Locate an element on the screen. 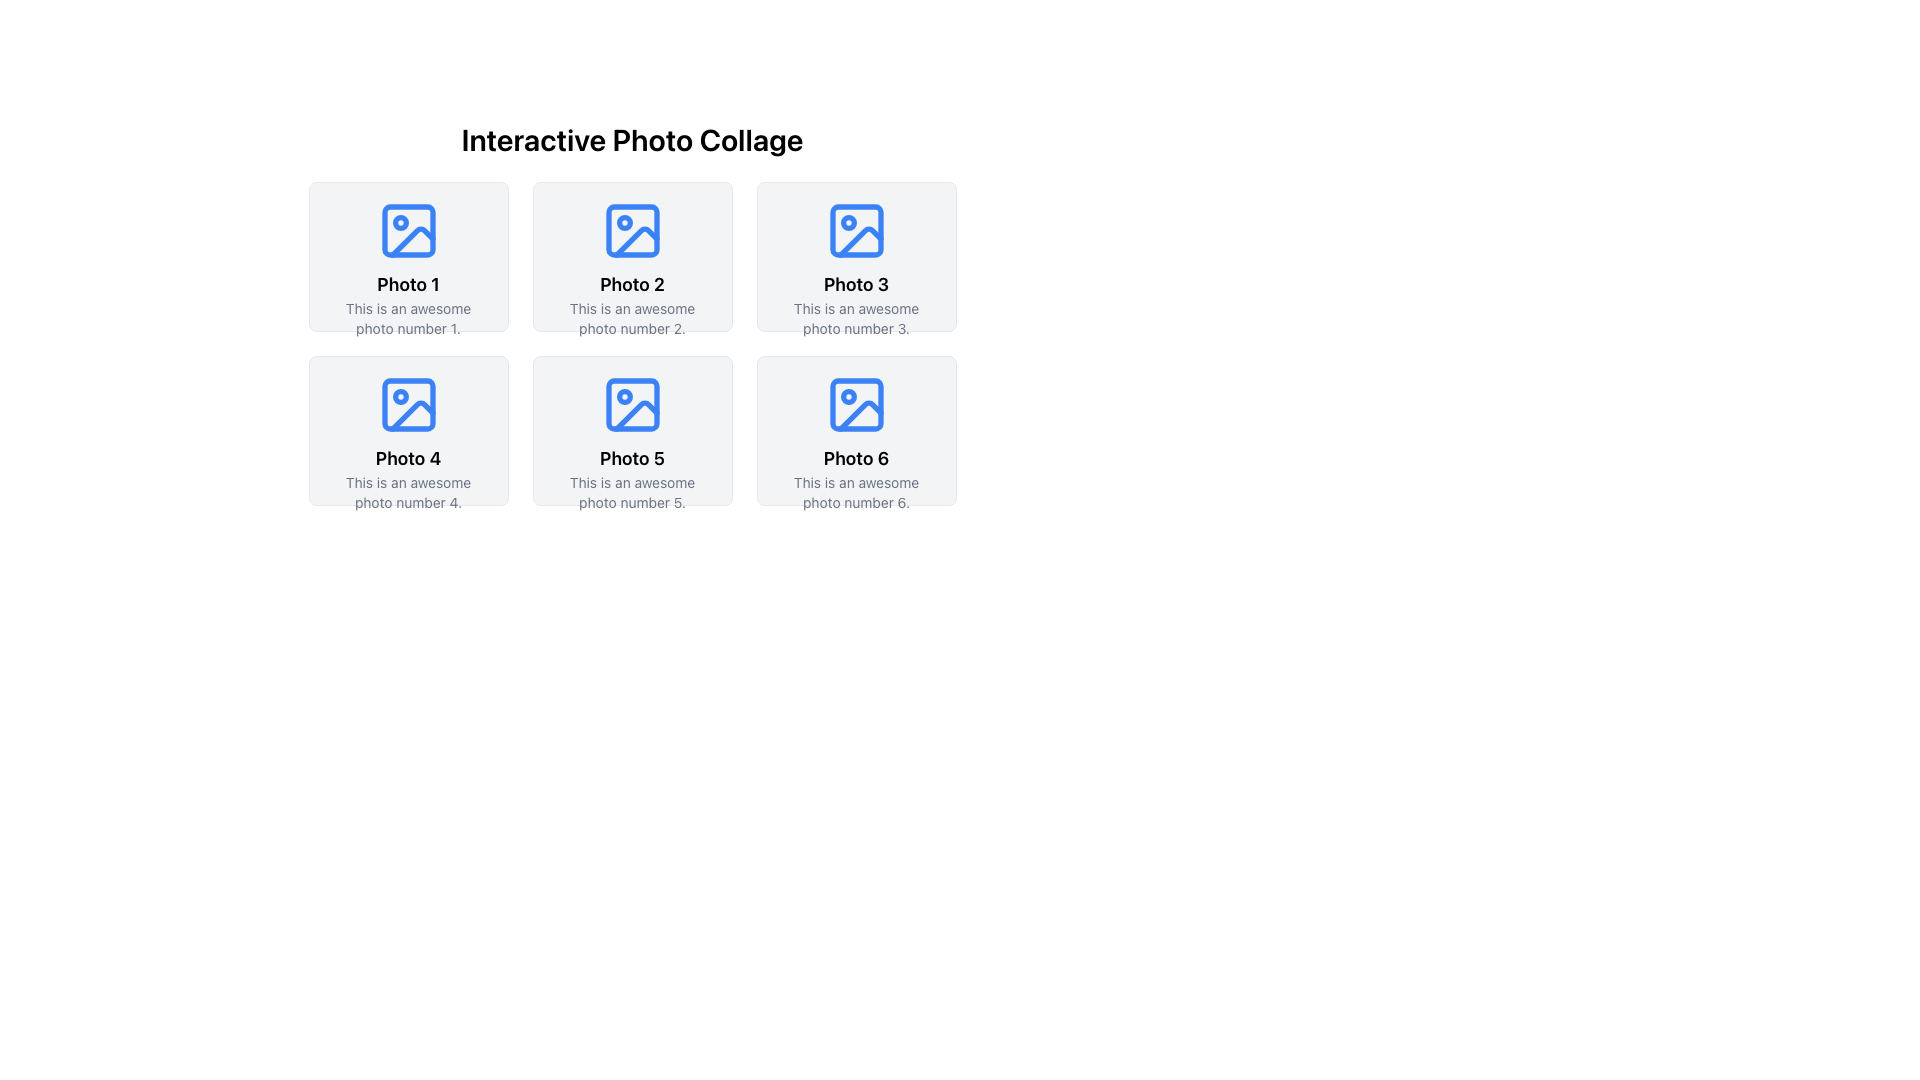 Image resolution: width=1920 pixels, height=1080 pixels. the blue outlined square SVG icon representing an image located in the top-right cell of the photo card labeled 'Photo 3, This is an awesome photo number 3.' is located at coordinates (856, 230).